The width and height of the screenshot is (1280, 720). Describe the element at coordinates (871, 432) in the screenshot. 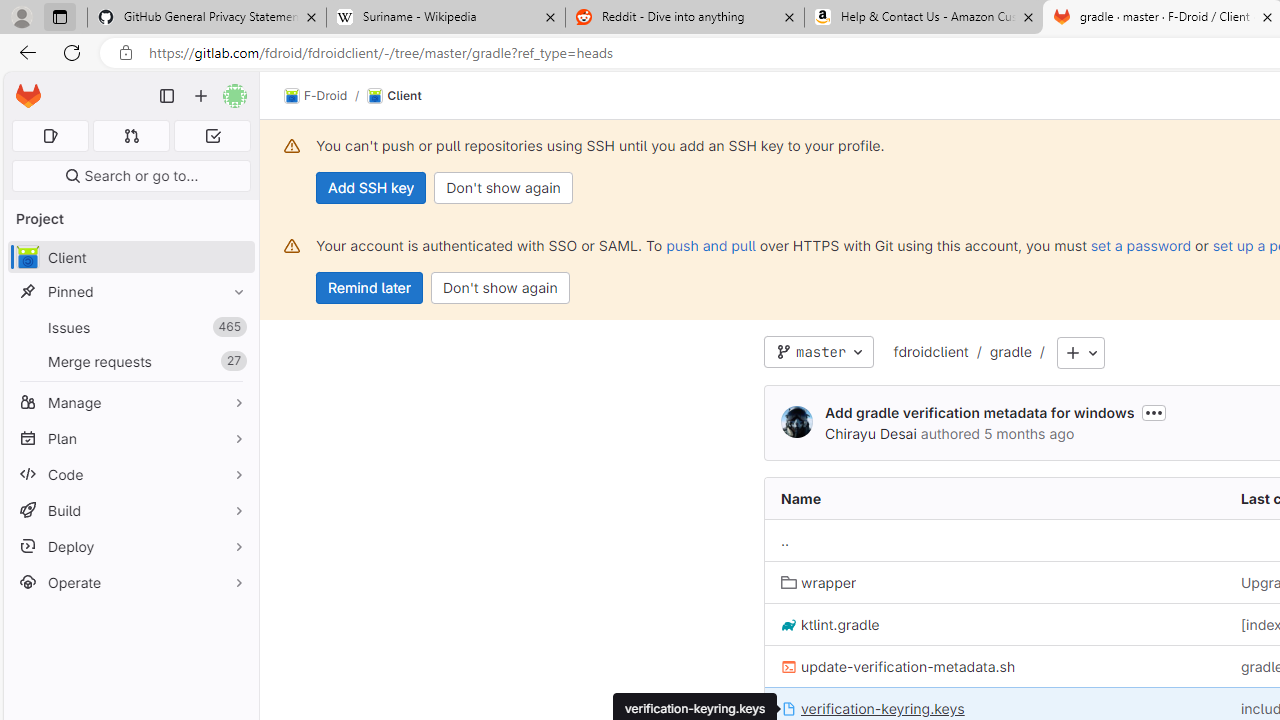

I see `'Chirayu Desai'` at that location.